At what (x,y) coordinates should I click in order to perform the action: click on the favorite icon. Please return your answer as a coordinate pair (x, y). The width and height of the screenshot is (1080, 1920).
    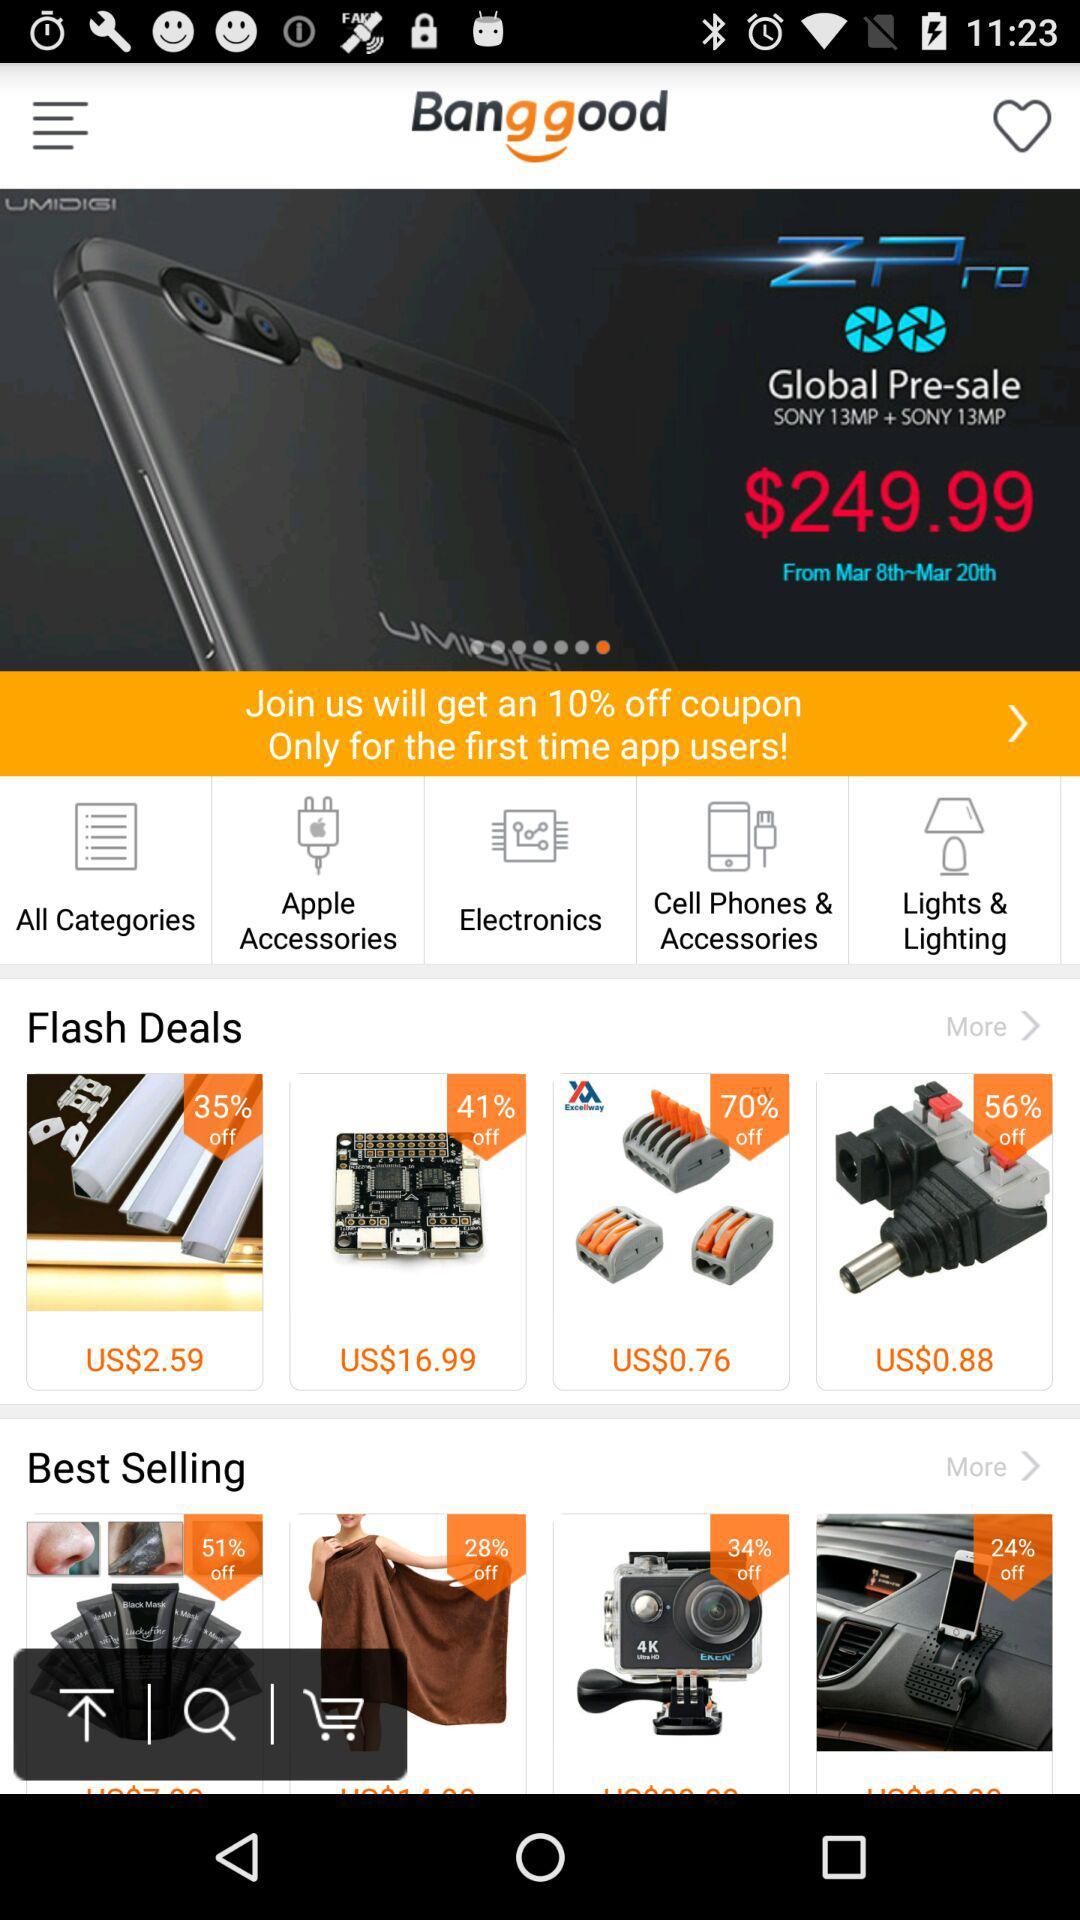
    Looking at the image, I should click on (1022, 133).